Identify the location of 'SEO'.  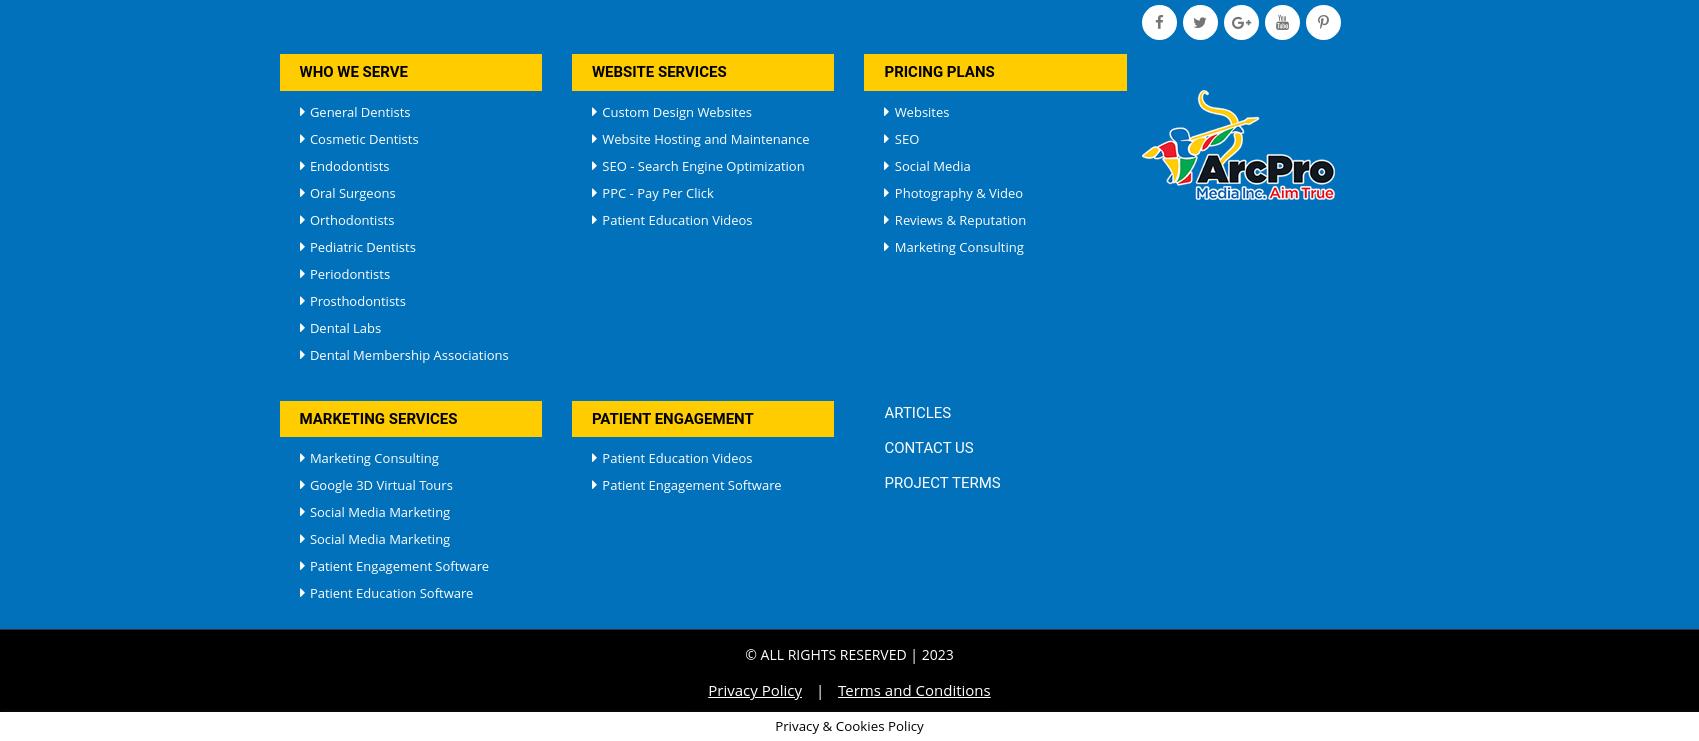
(889, 136).